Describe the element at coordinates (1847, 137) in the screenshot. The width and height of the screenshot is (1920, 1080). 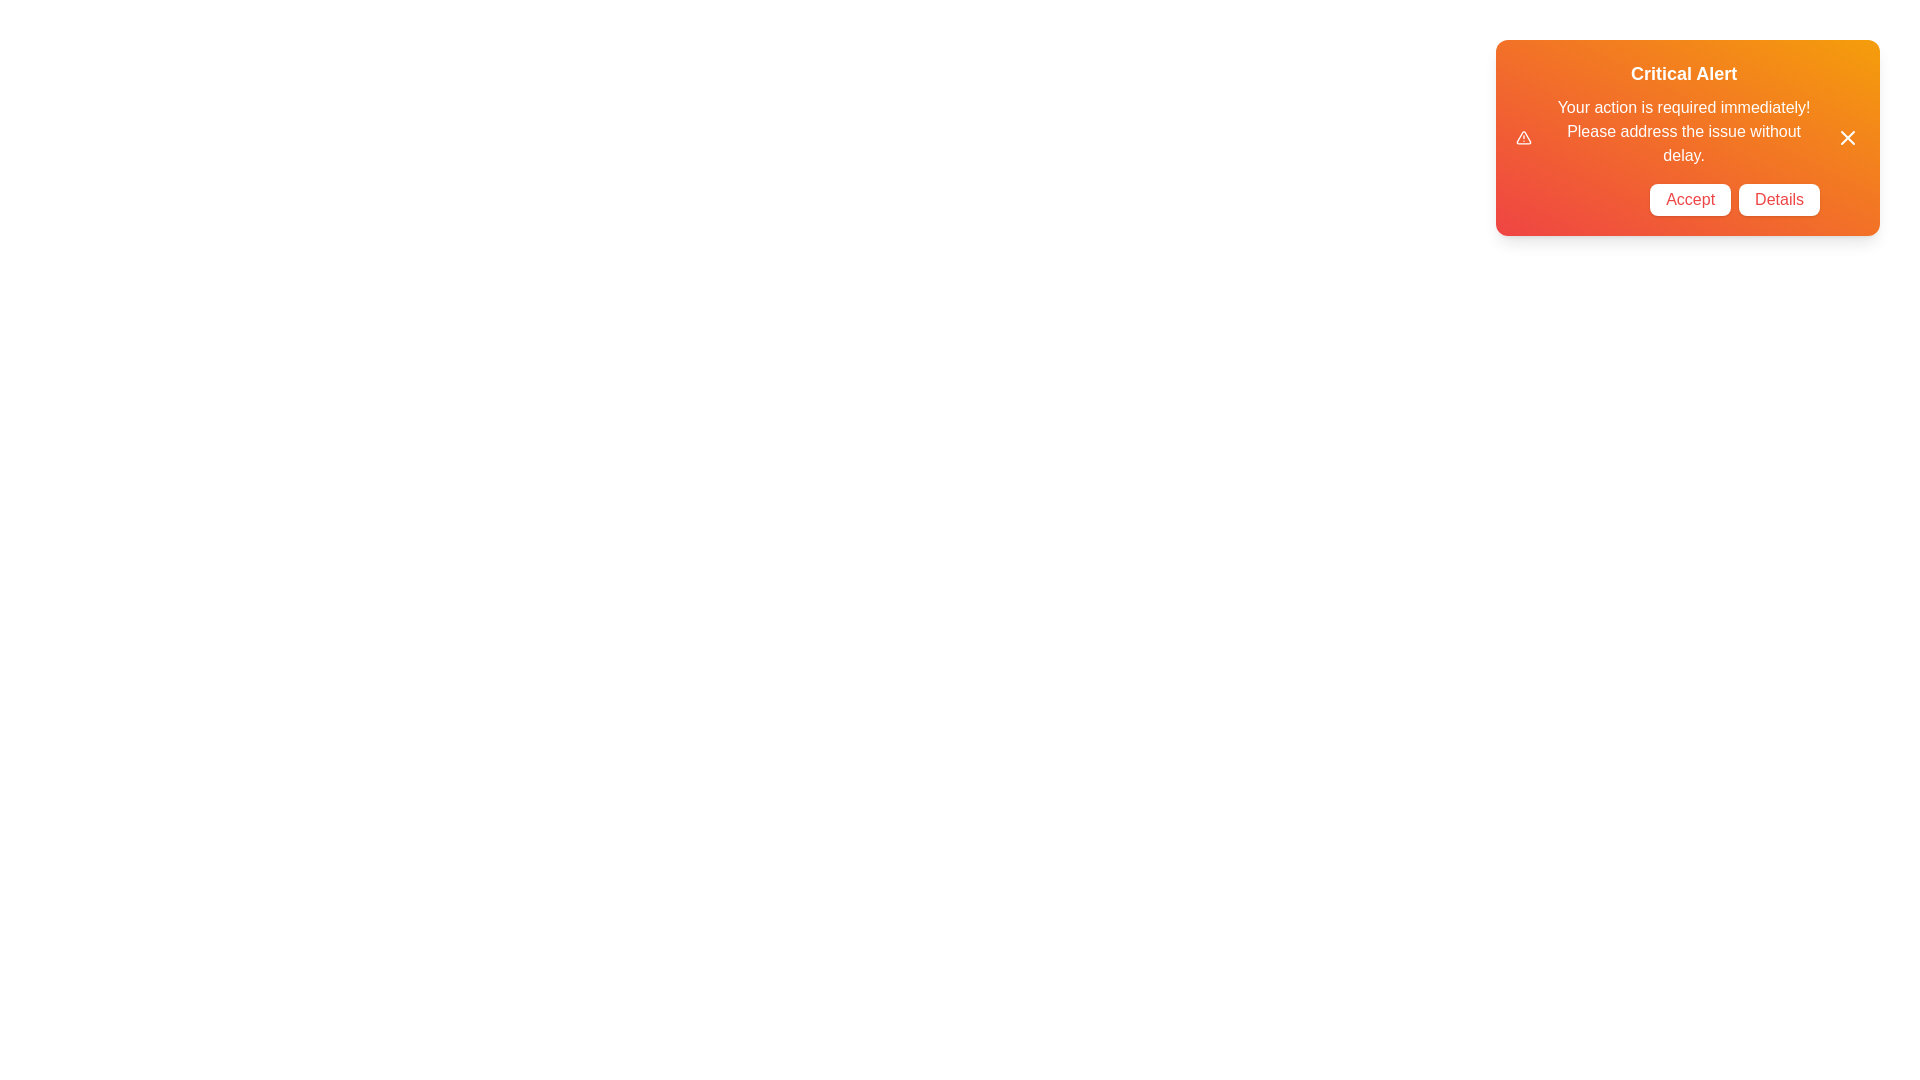
I see `the 'X' icon to close the alert notification` at that location.